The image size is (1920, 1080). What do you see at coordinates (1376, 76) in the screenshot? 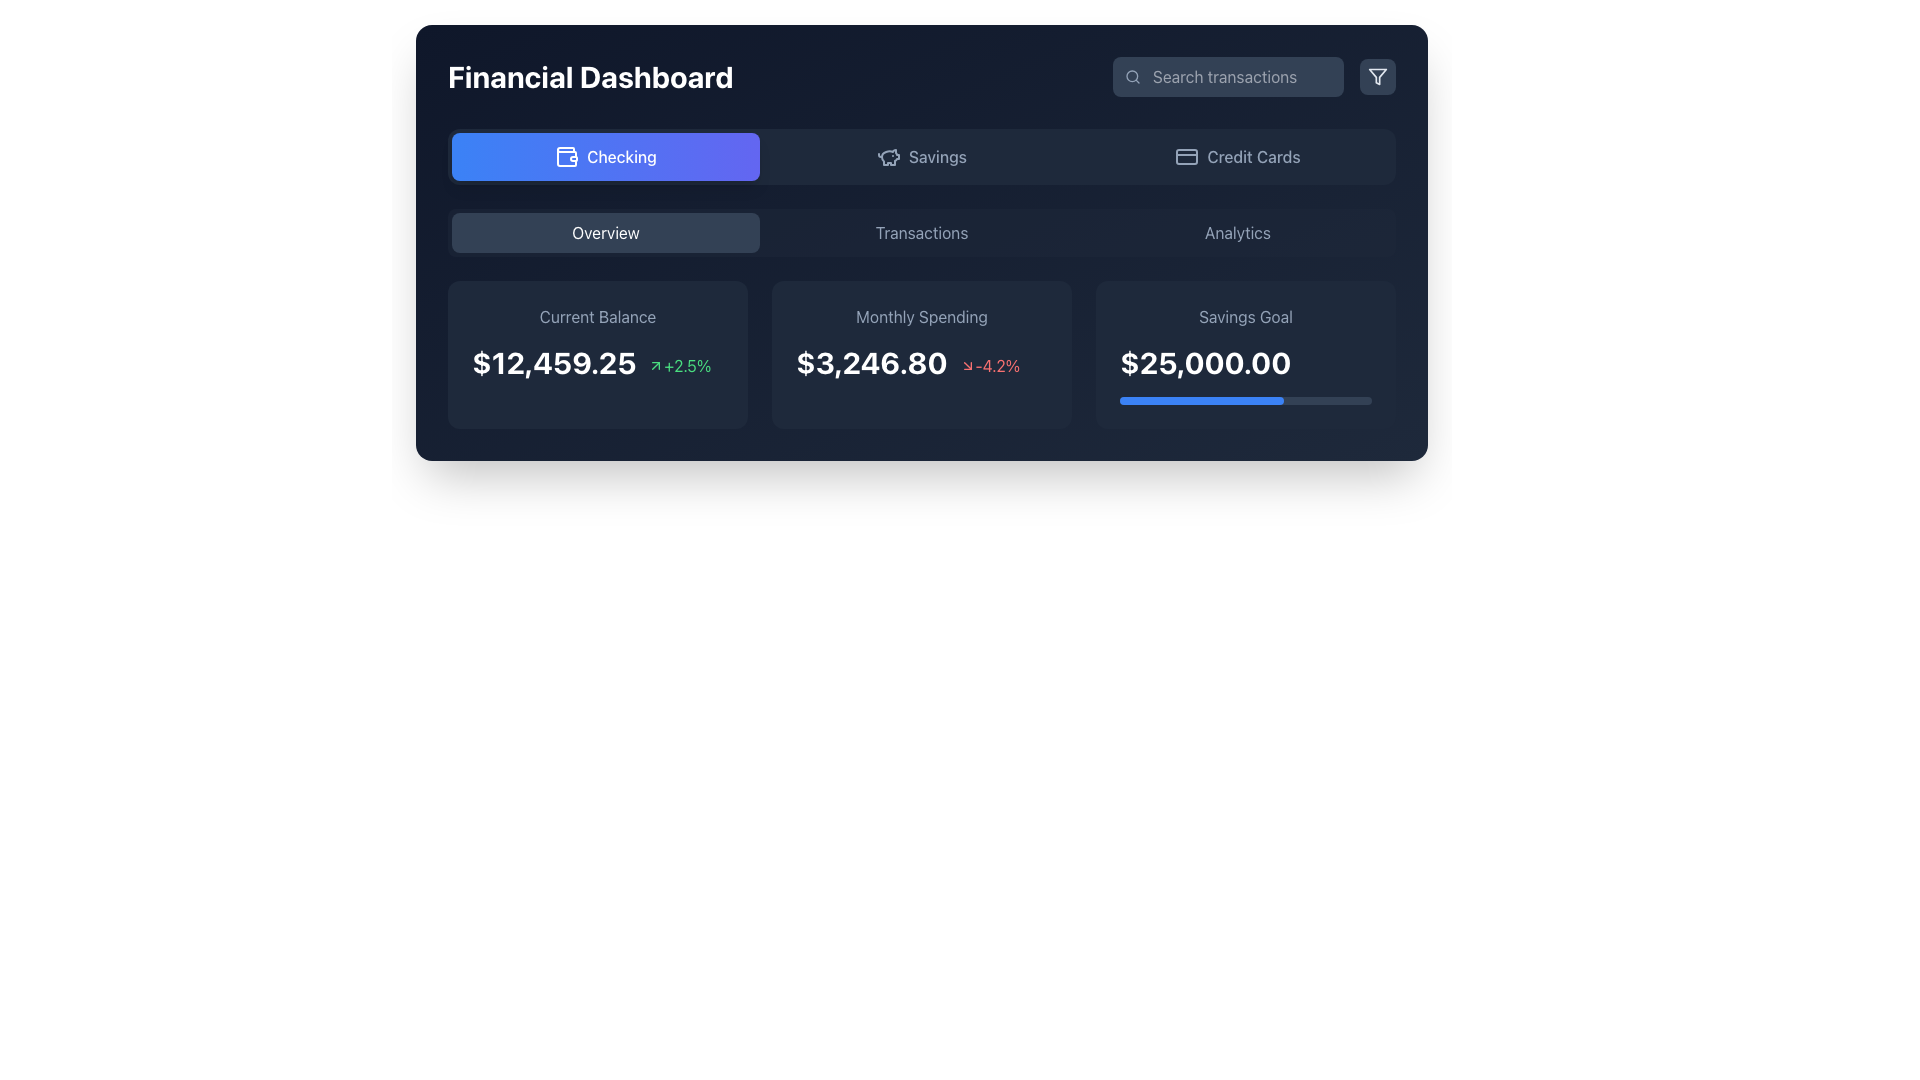
I see `the filter button located in the top-right corner of the dashboard interface` at bounding box center [1376, 76].